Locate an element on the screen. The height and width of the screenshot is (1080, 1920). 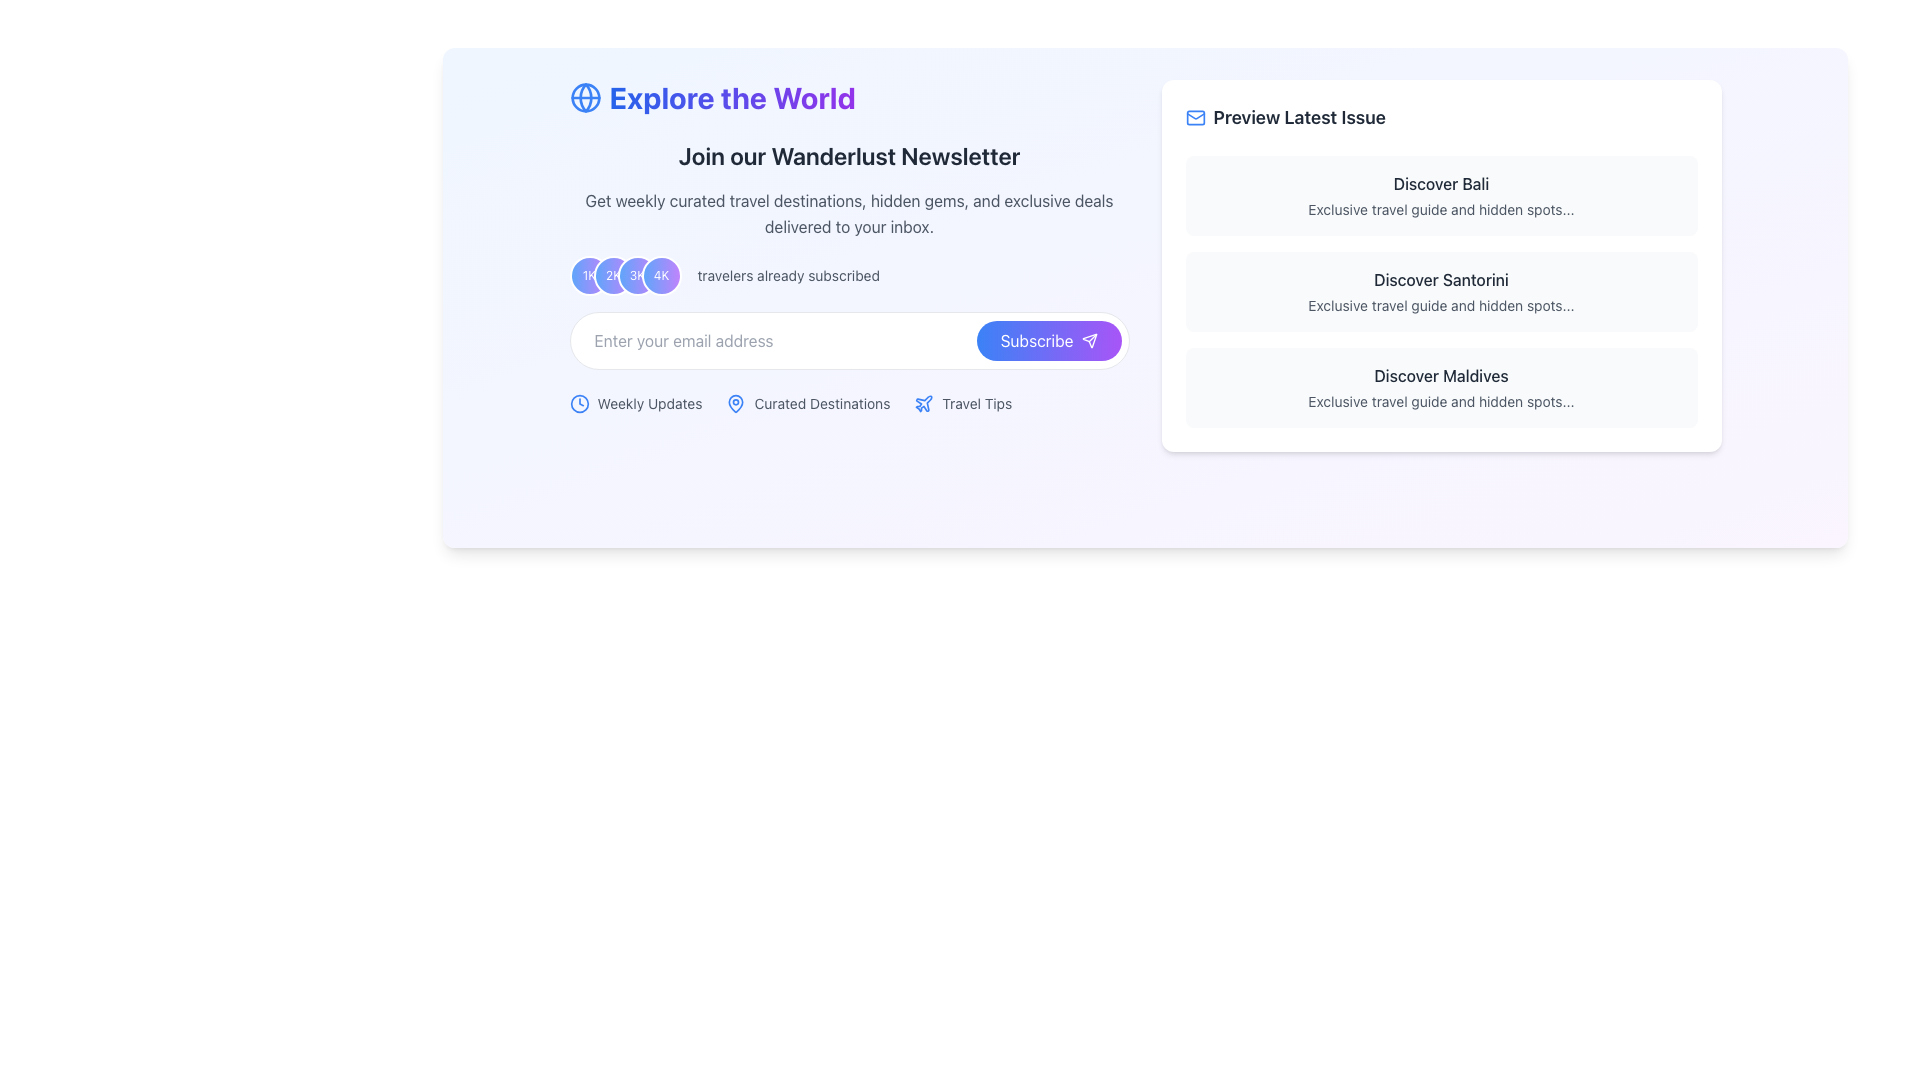
the communication or mailing icon located at the top-left of the 'Preview Latest Issue' card, adjacent to its title is located at coordinates (1195, 118).